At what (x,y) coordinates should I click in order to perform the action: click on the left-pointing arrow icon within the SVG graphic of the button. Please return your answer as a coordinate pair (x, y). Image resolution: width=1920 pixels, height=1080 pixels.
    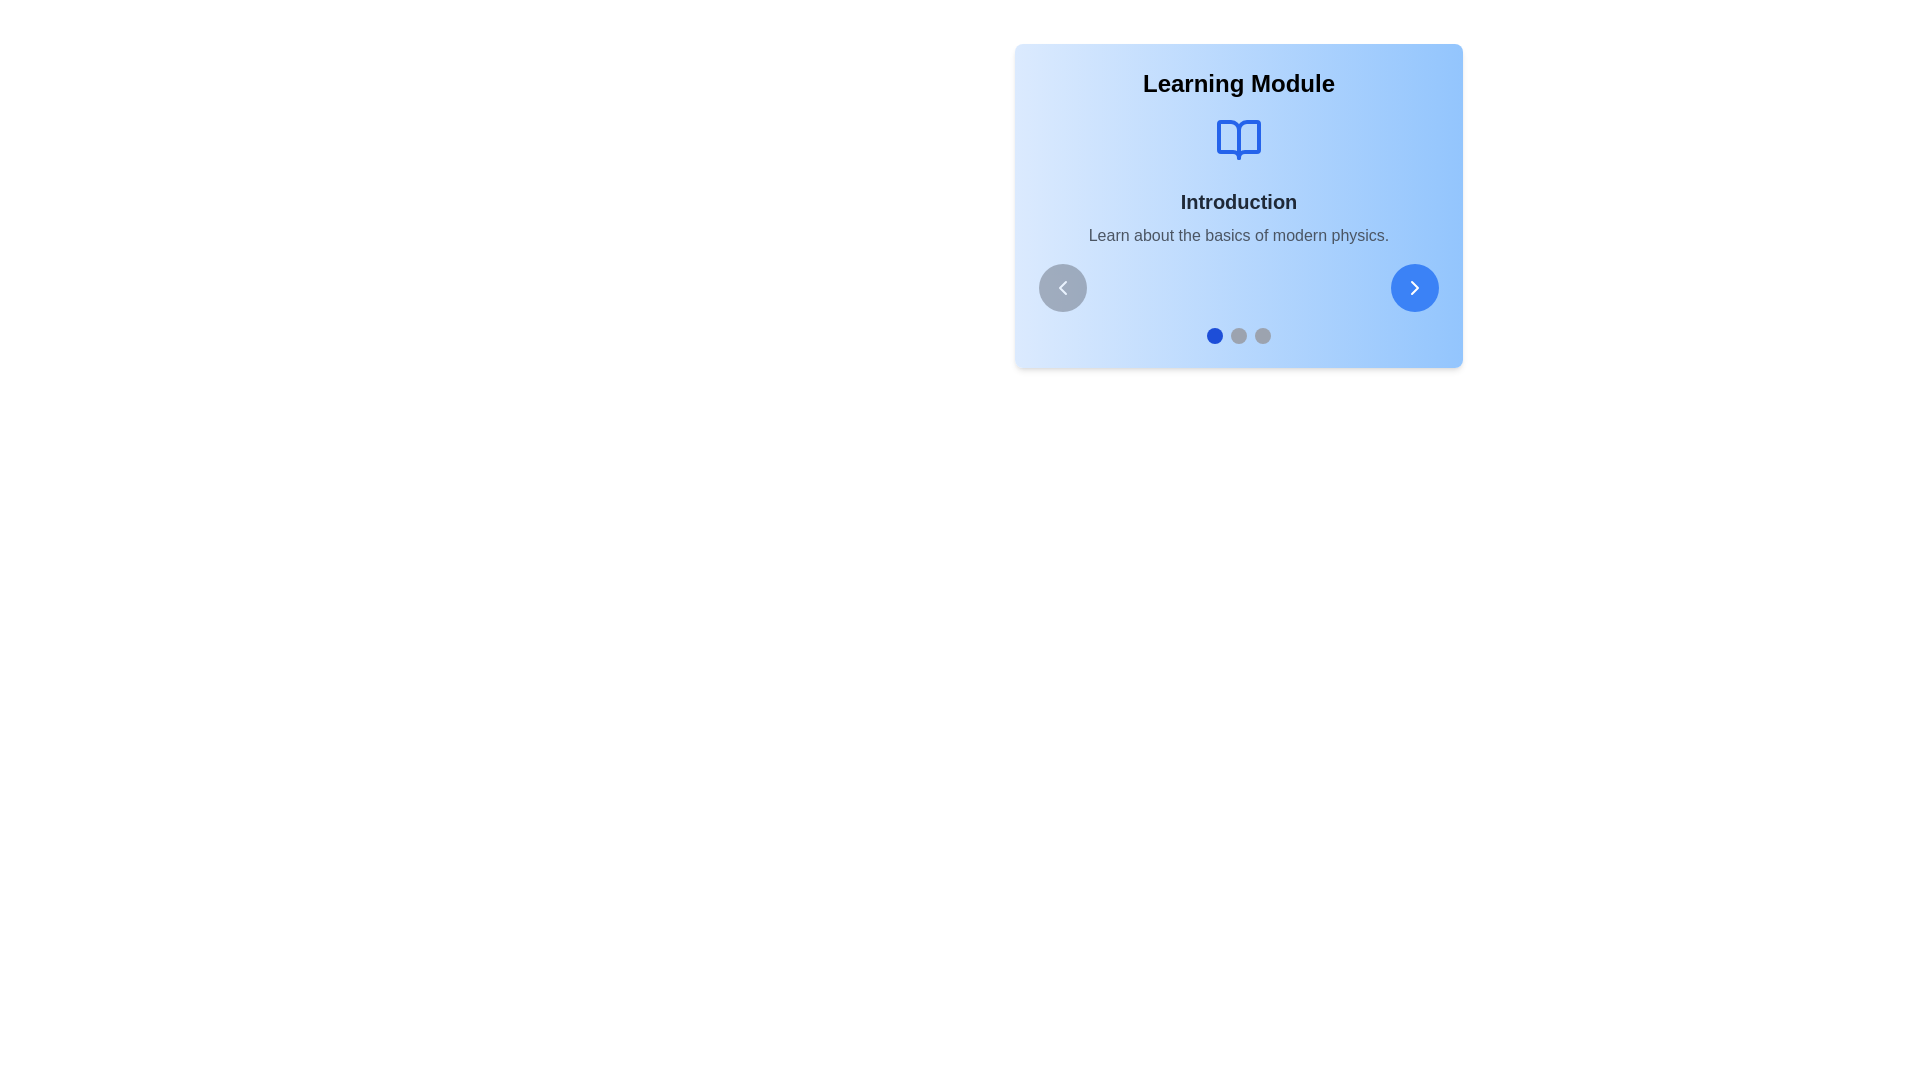
    Looking at the image, I should click on (1061, 288).